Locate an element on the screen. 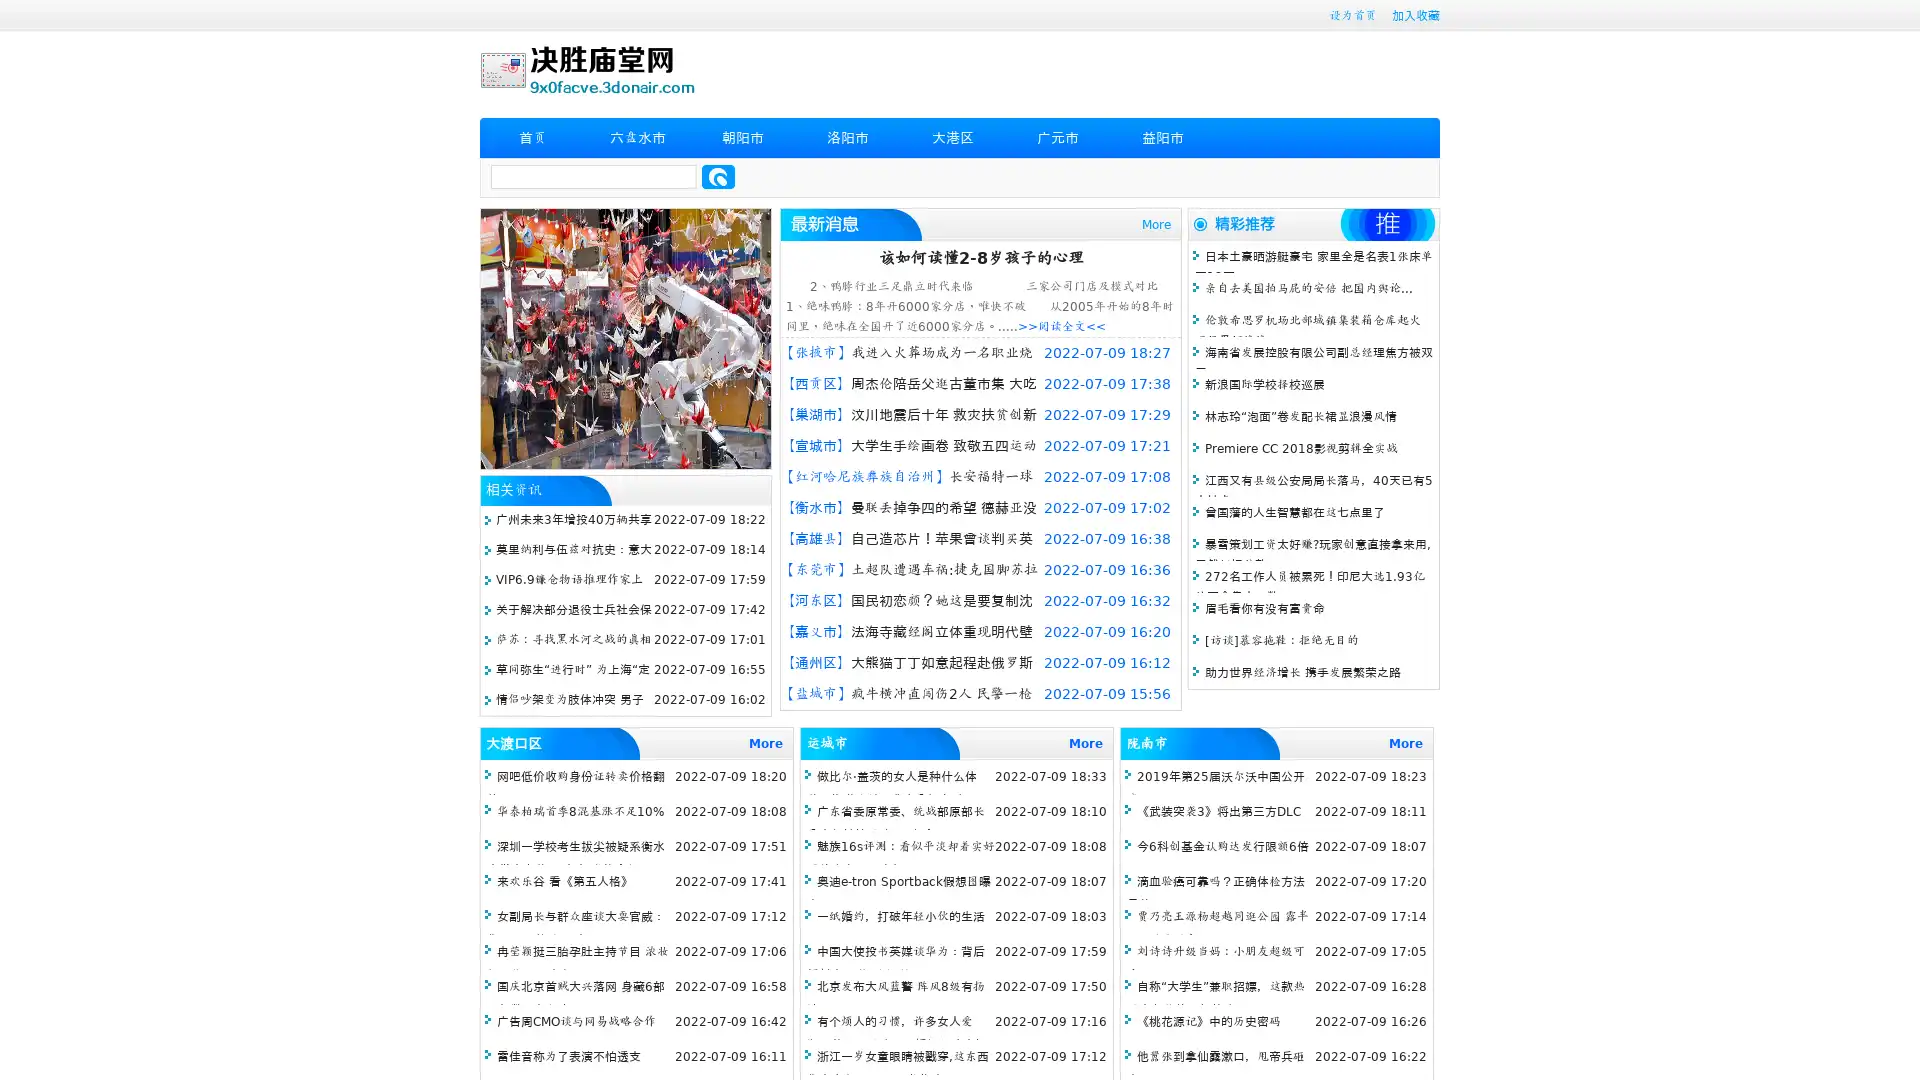 The image size is (1920, 1080). Search is located at coordinates (718, 176).